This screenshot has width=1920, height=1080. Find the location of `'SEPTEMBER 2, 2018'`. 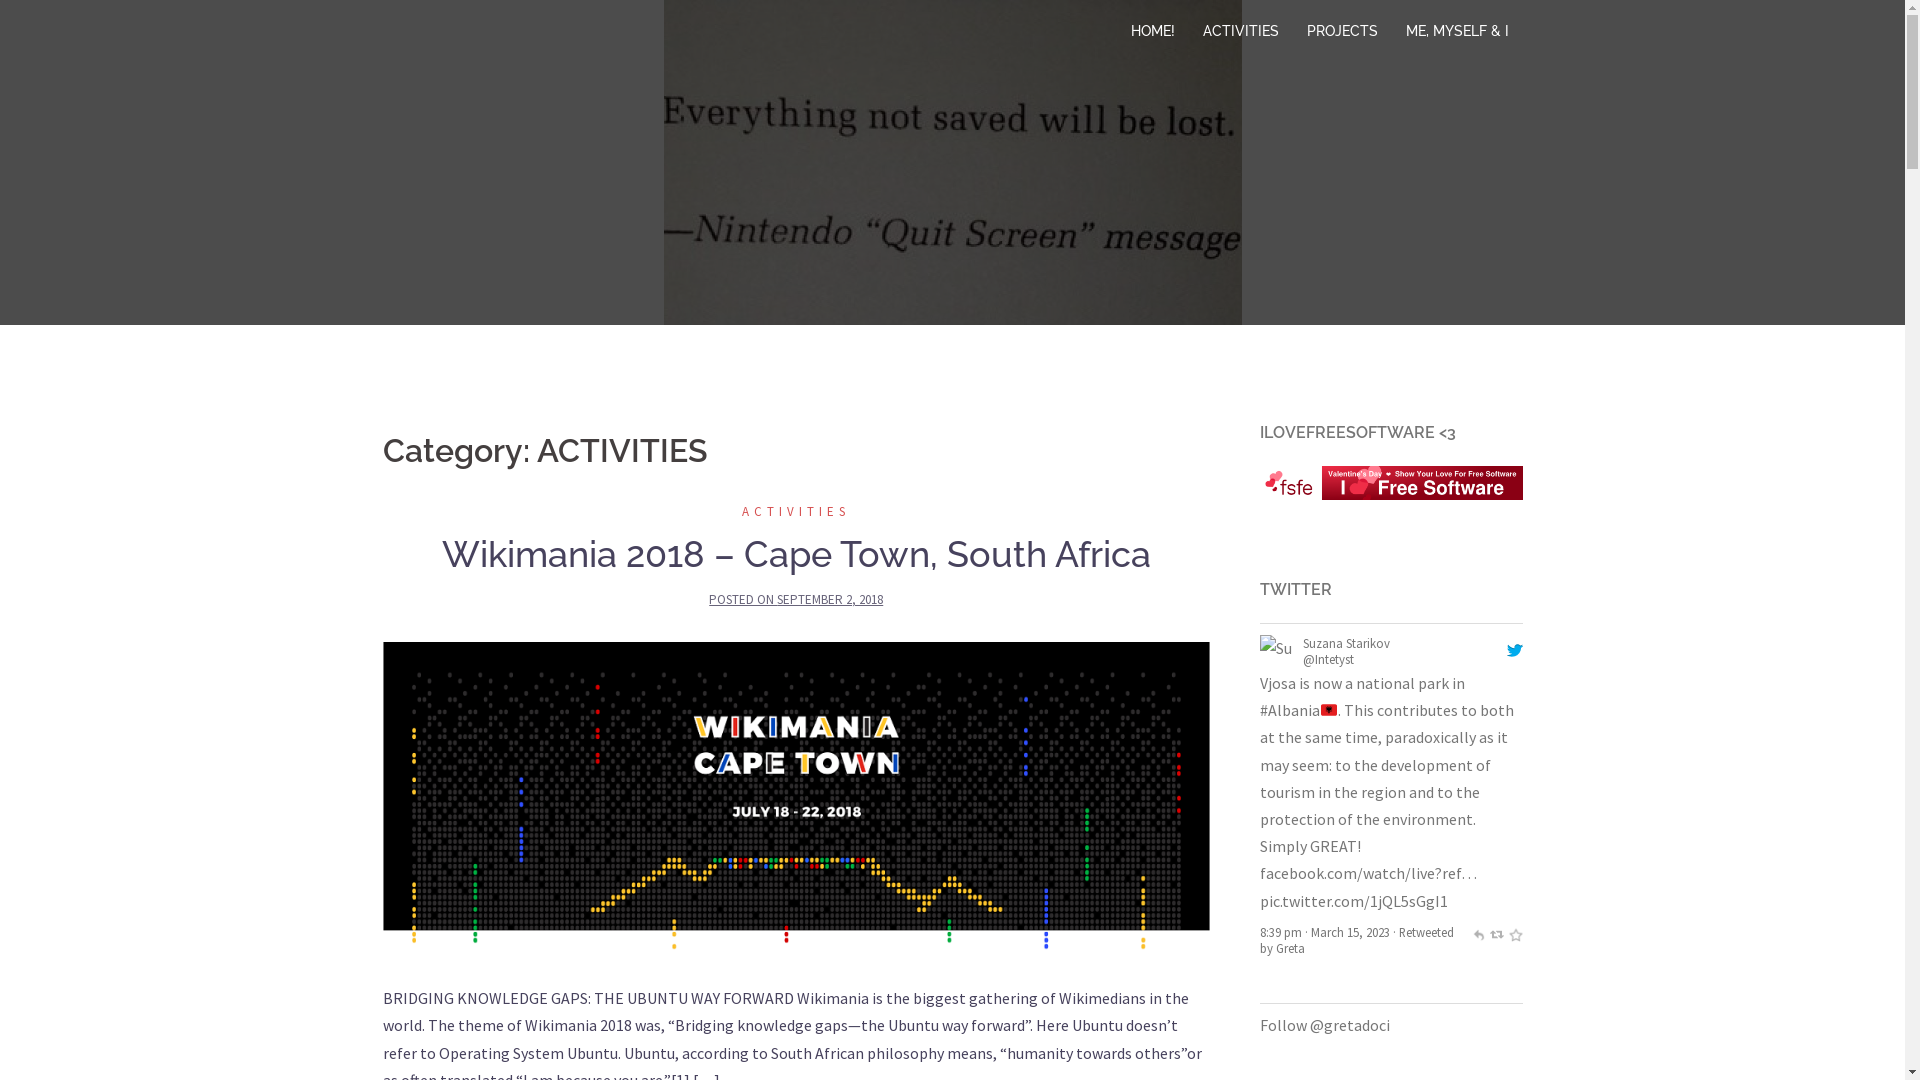

'SEPTEMBER 2, 2018' is located at coordinates (830, 598).